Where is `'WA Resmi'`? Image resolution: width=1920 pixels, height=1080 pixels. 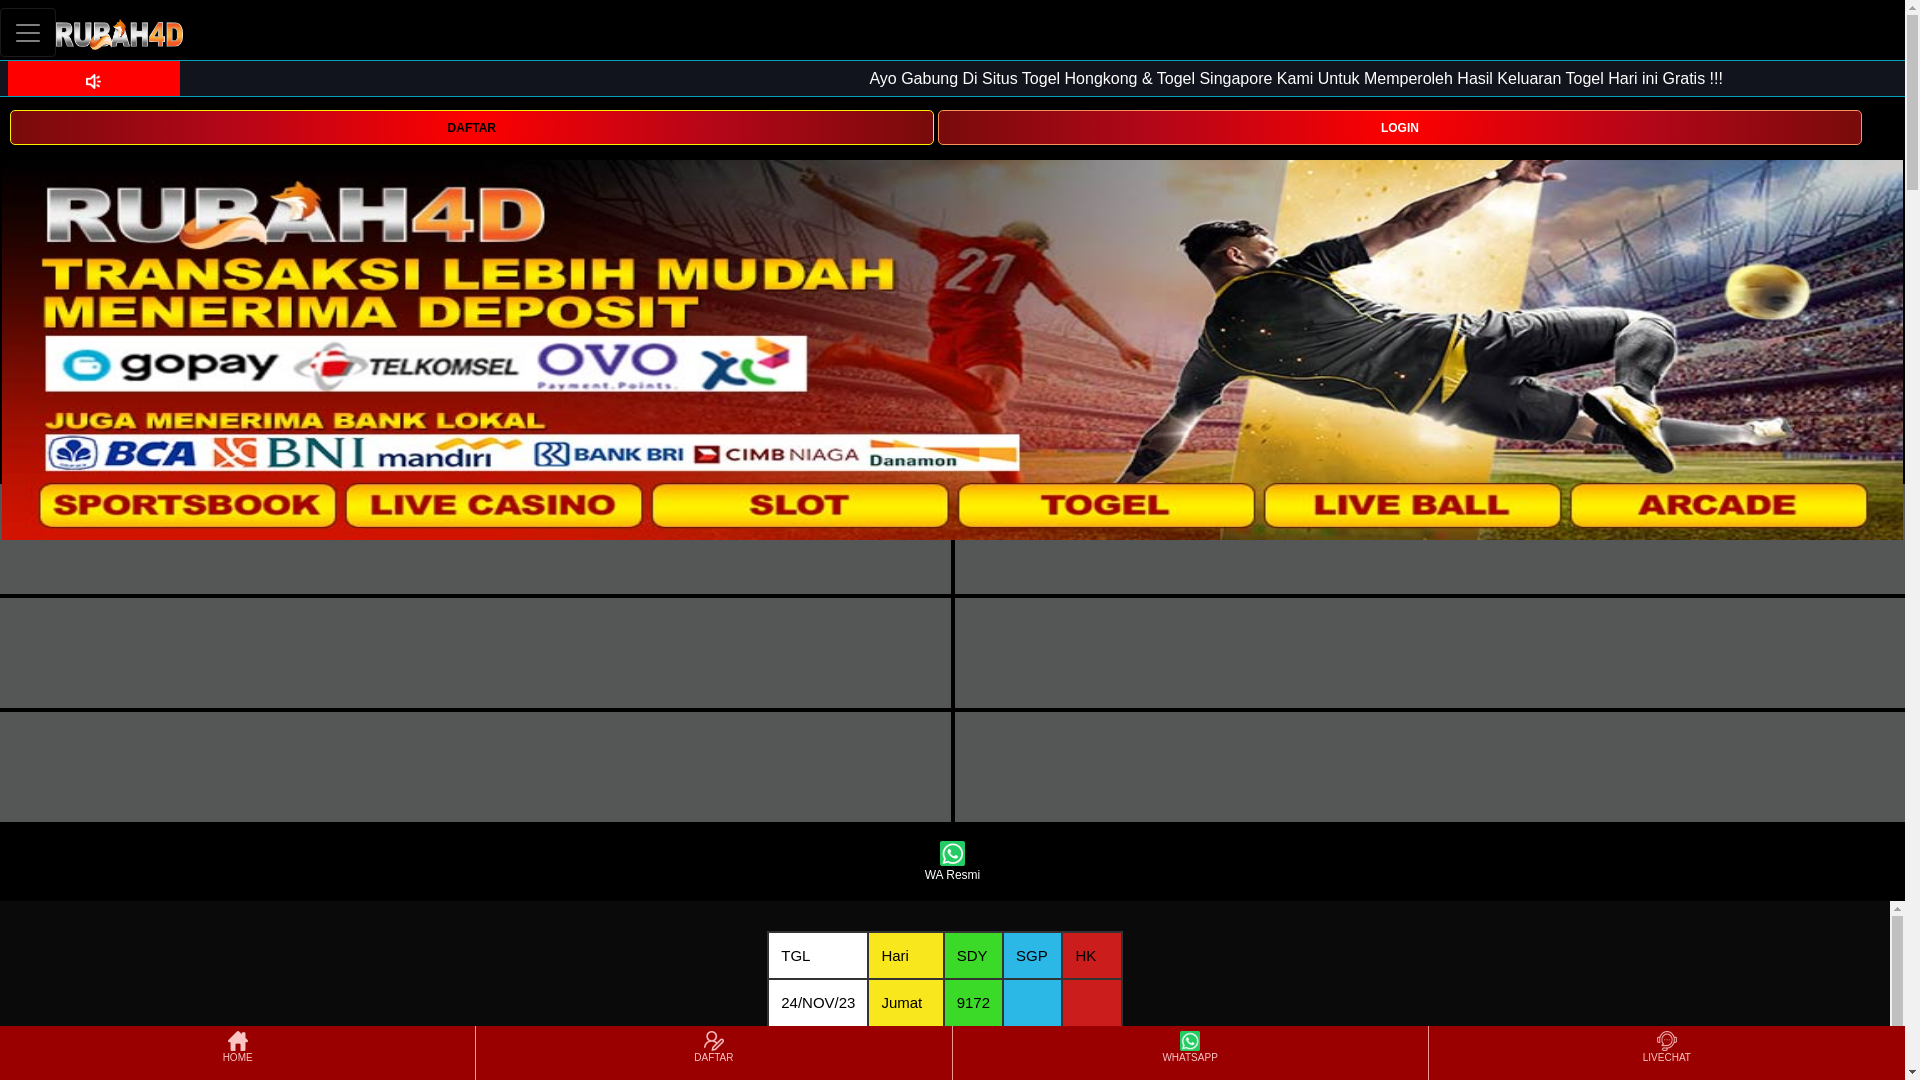 'WA Resmi' is located at coordinates (951, 861).